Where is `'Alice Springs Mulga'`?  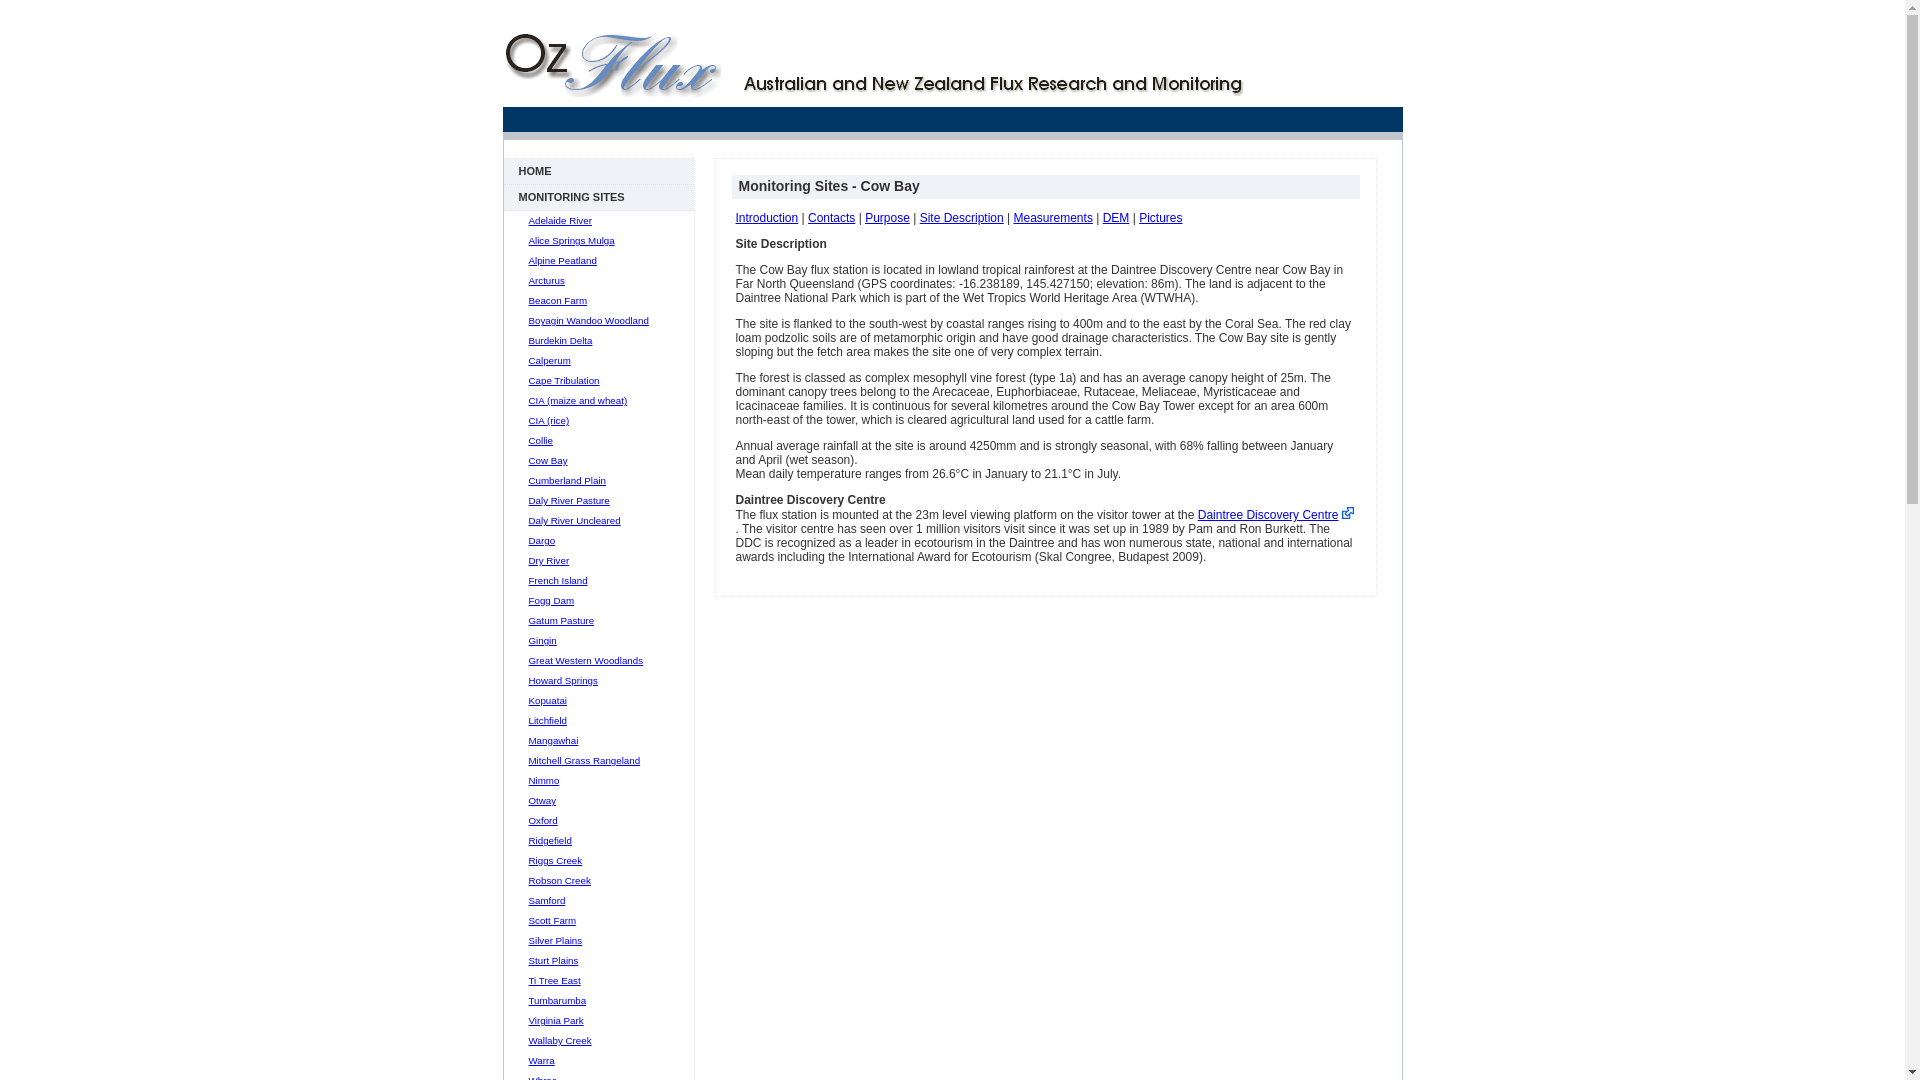 'Alice Springs Mulga' is located at coordinates (570, 239).